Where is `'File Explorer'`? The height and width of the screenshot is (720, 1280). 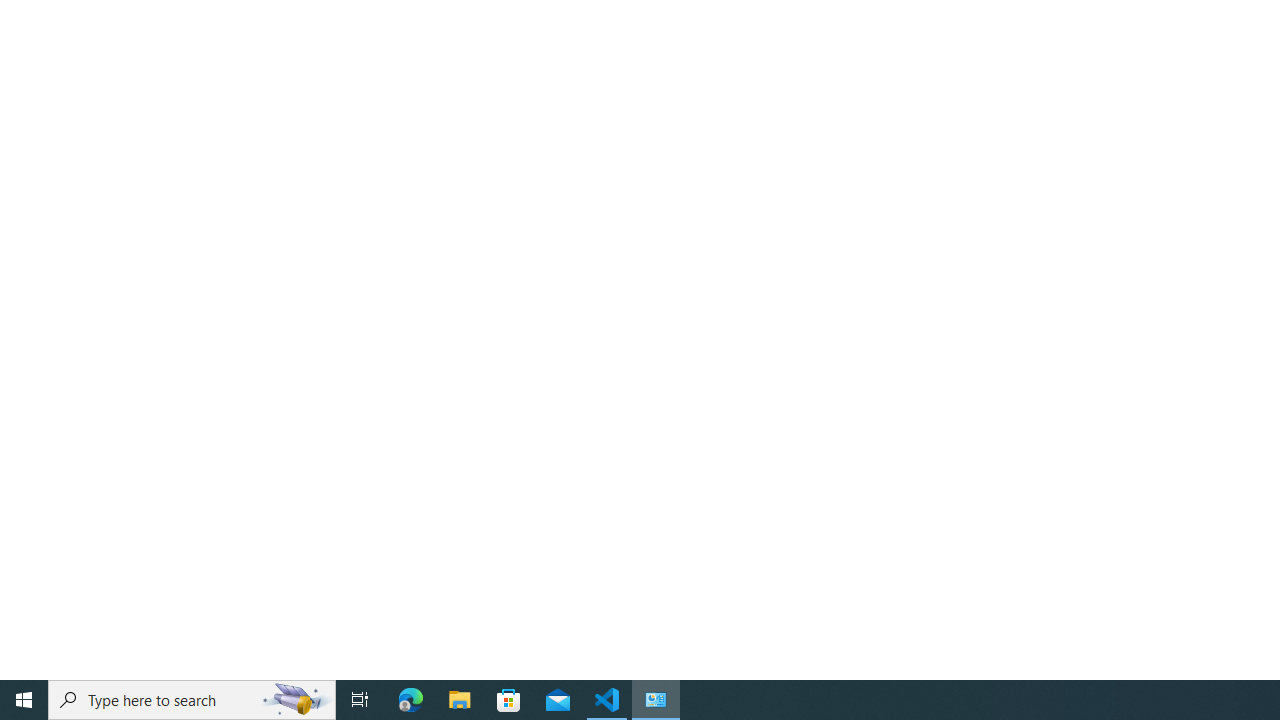 'File Explorer' is located at coordinates (459, 698).